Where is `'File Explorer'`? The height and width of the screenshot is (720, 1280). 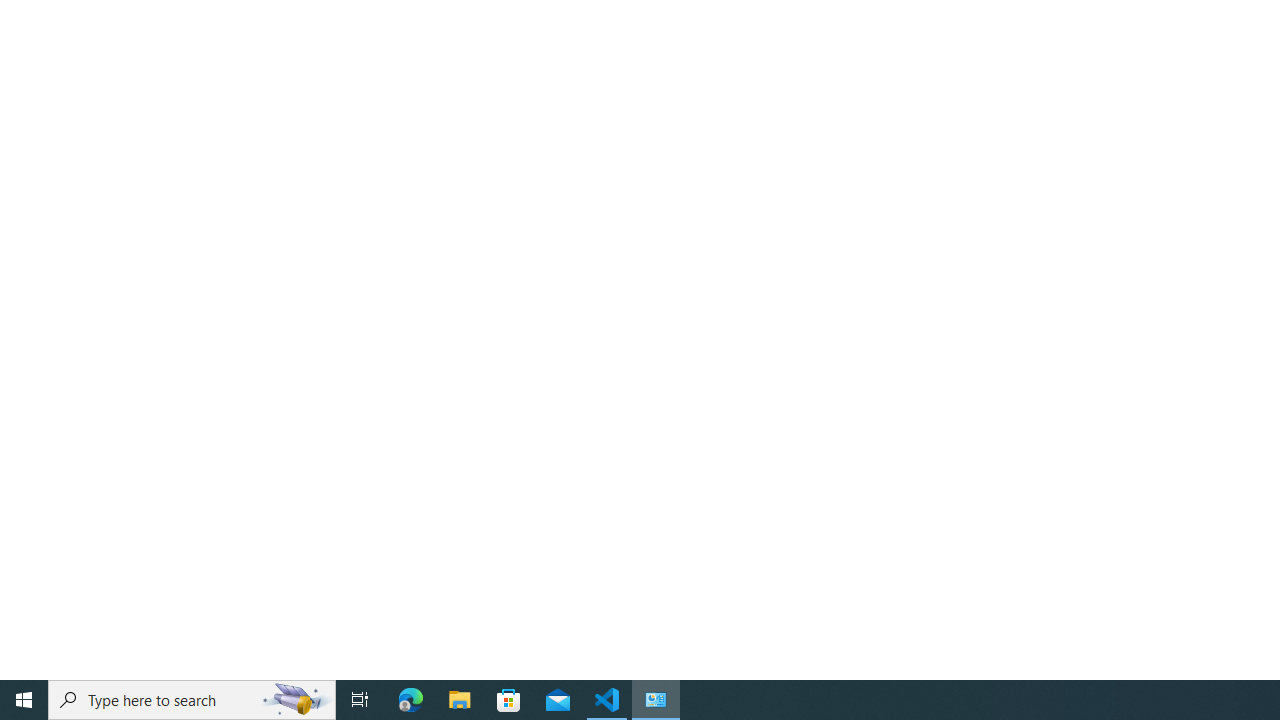 'File Explorer' is located at coordinates (459, 698).